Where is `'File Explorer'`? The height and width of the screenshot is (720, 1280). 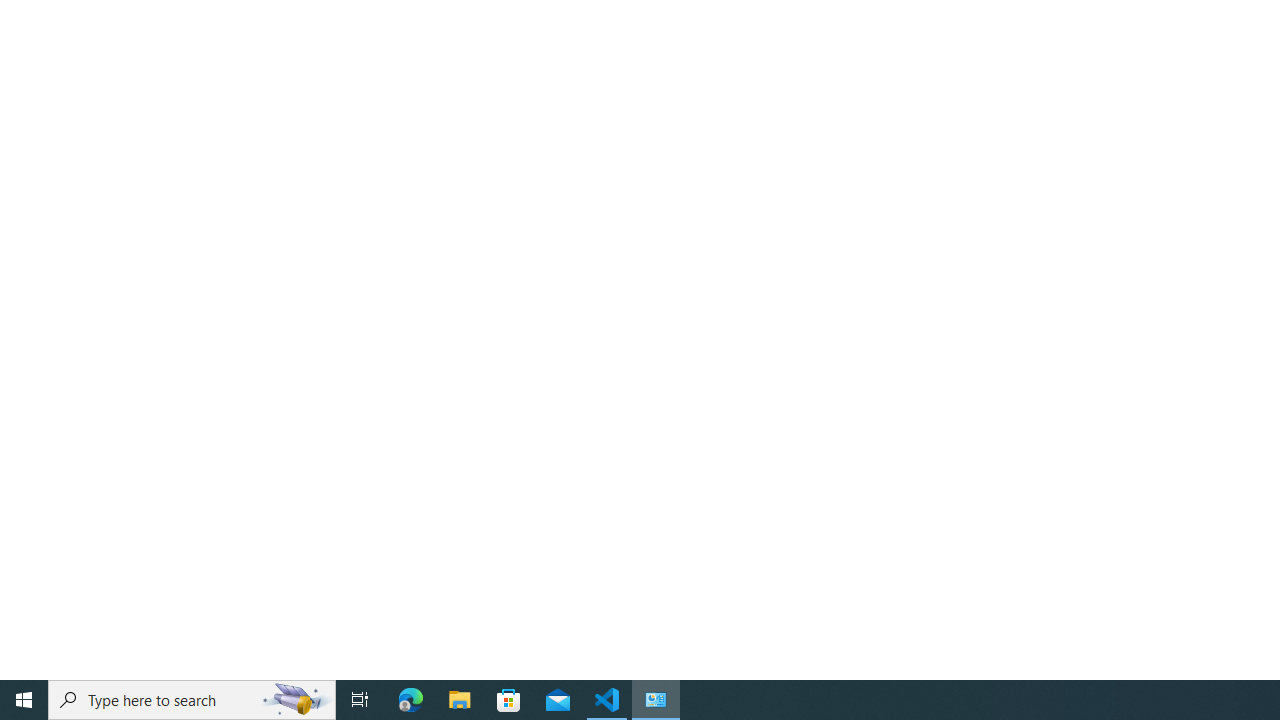 'File Explorer' is located at coordinates (459, 698).